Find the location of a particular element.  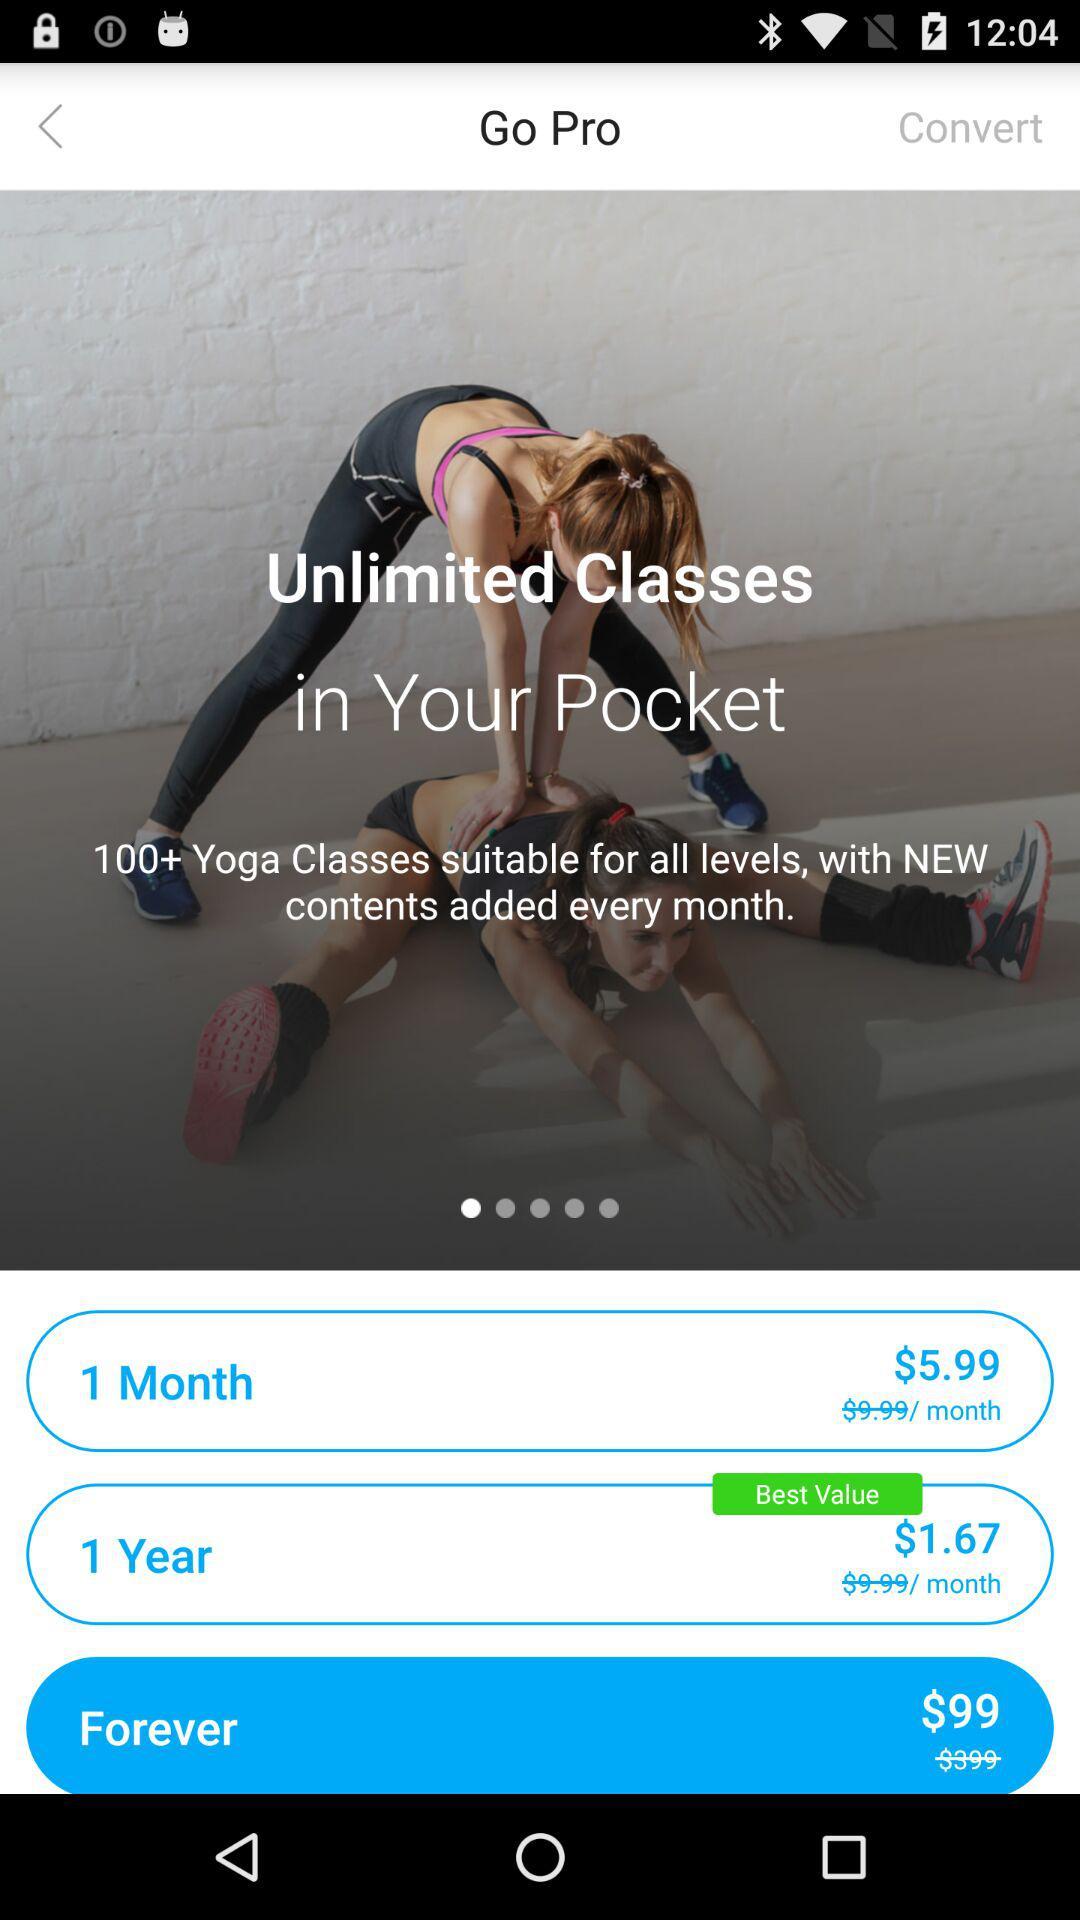

go back is located at coordinates (61, 124).